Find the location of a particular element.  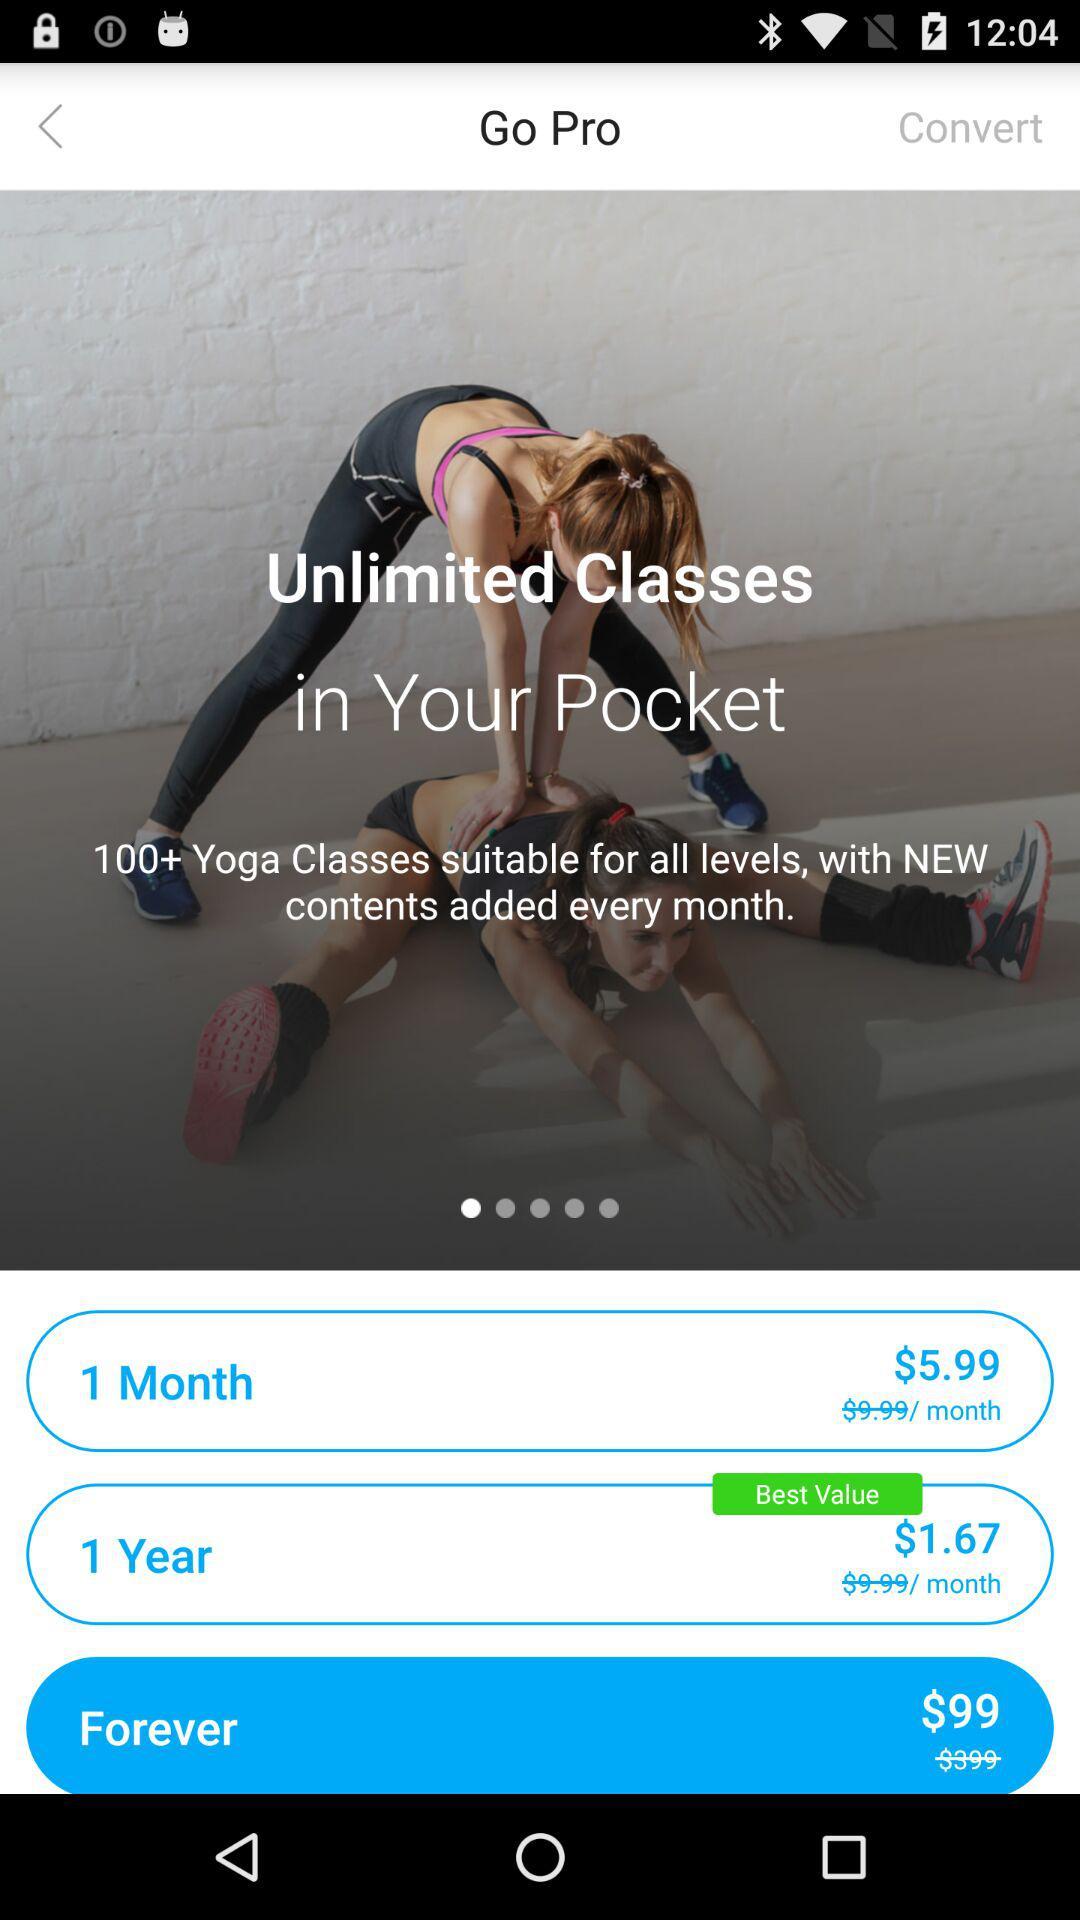

go back is located at coordinates (61, 124).